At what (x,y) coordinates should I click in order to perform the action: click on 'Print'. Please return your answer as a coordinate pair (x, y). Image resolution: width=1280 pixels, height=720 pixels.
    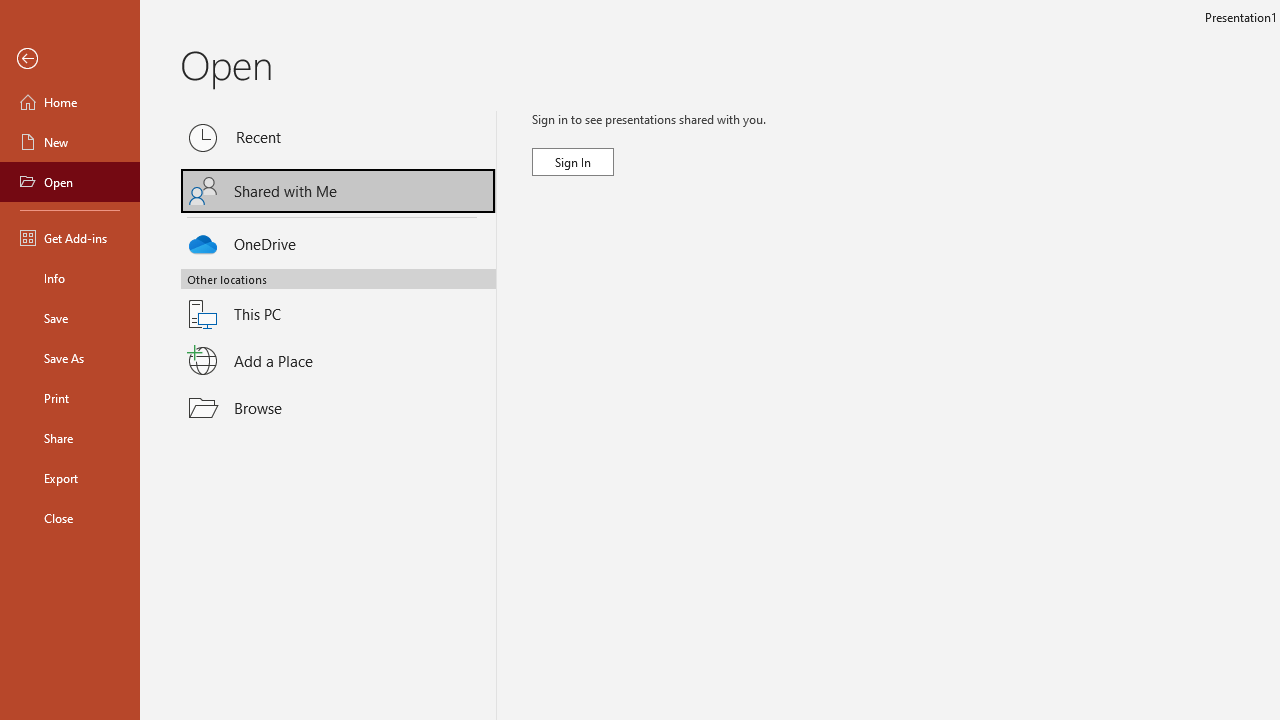
    Looking at the image, I should click on (69, 398).